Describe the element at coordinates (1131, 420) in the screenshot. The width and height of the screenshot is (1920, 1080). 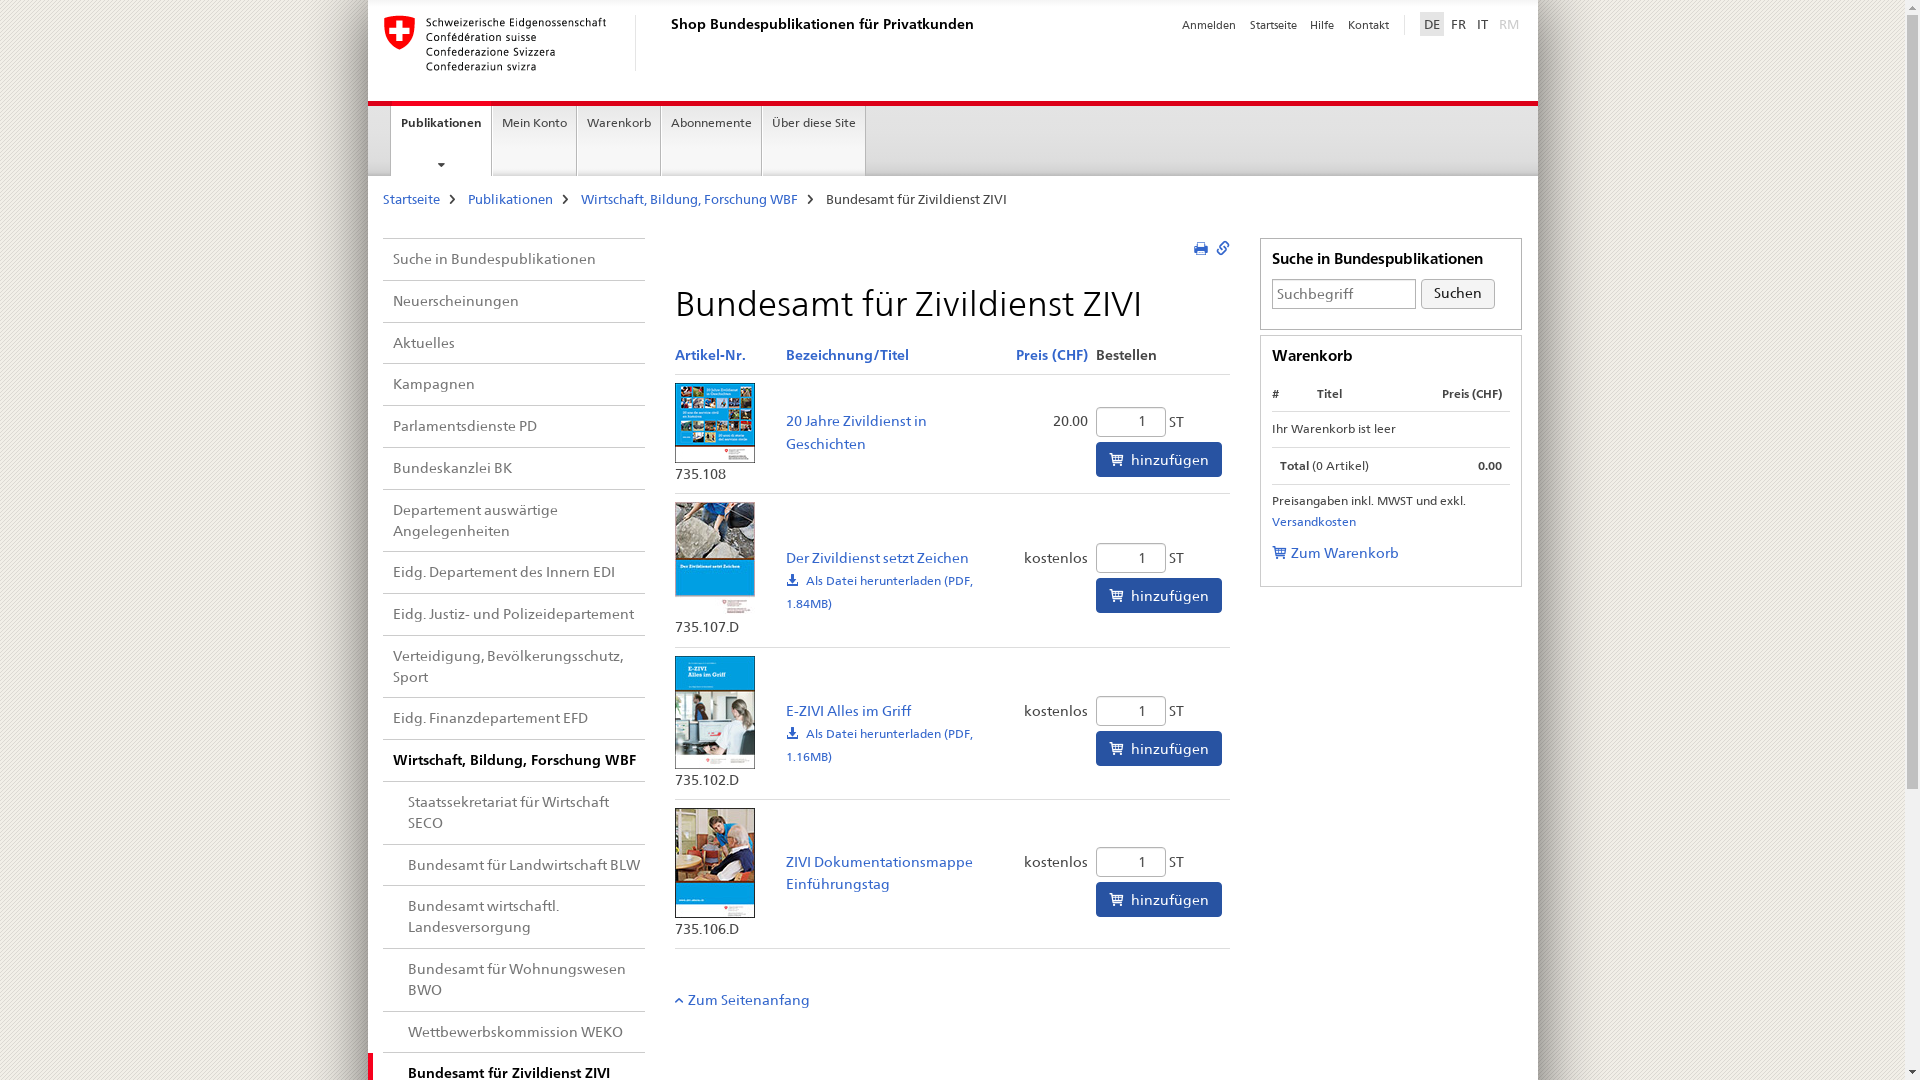
I see `'Menge'` at that location.